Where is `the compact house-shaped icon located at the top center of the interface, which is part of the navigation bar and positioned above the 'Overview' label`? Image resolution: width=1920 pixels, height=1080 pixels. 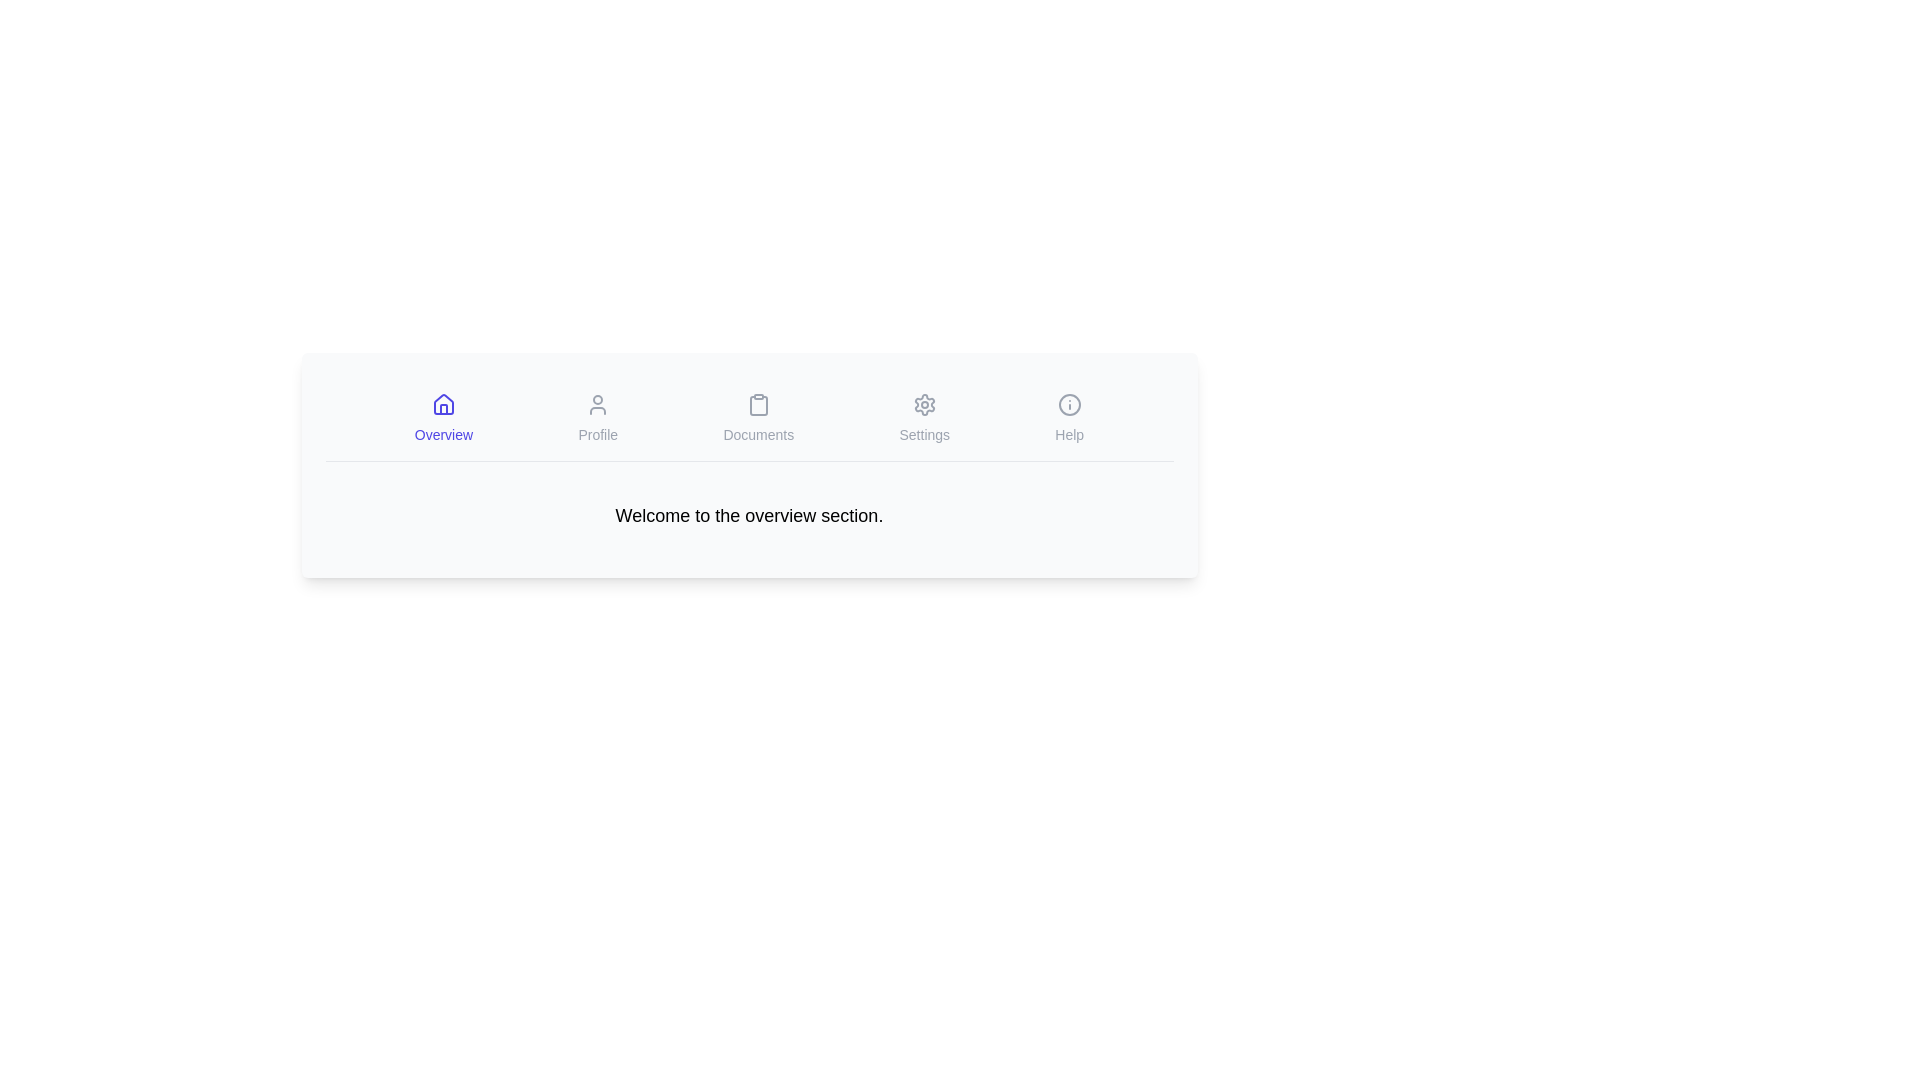 the compact house-shaped icon located at the top center of the interface, which is part of the navigation bar and positioned above the 'Overview' label is located at coordinates (442, 405).